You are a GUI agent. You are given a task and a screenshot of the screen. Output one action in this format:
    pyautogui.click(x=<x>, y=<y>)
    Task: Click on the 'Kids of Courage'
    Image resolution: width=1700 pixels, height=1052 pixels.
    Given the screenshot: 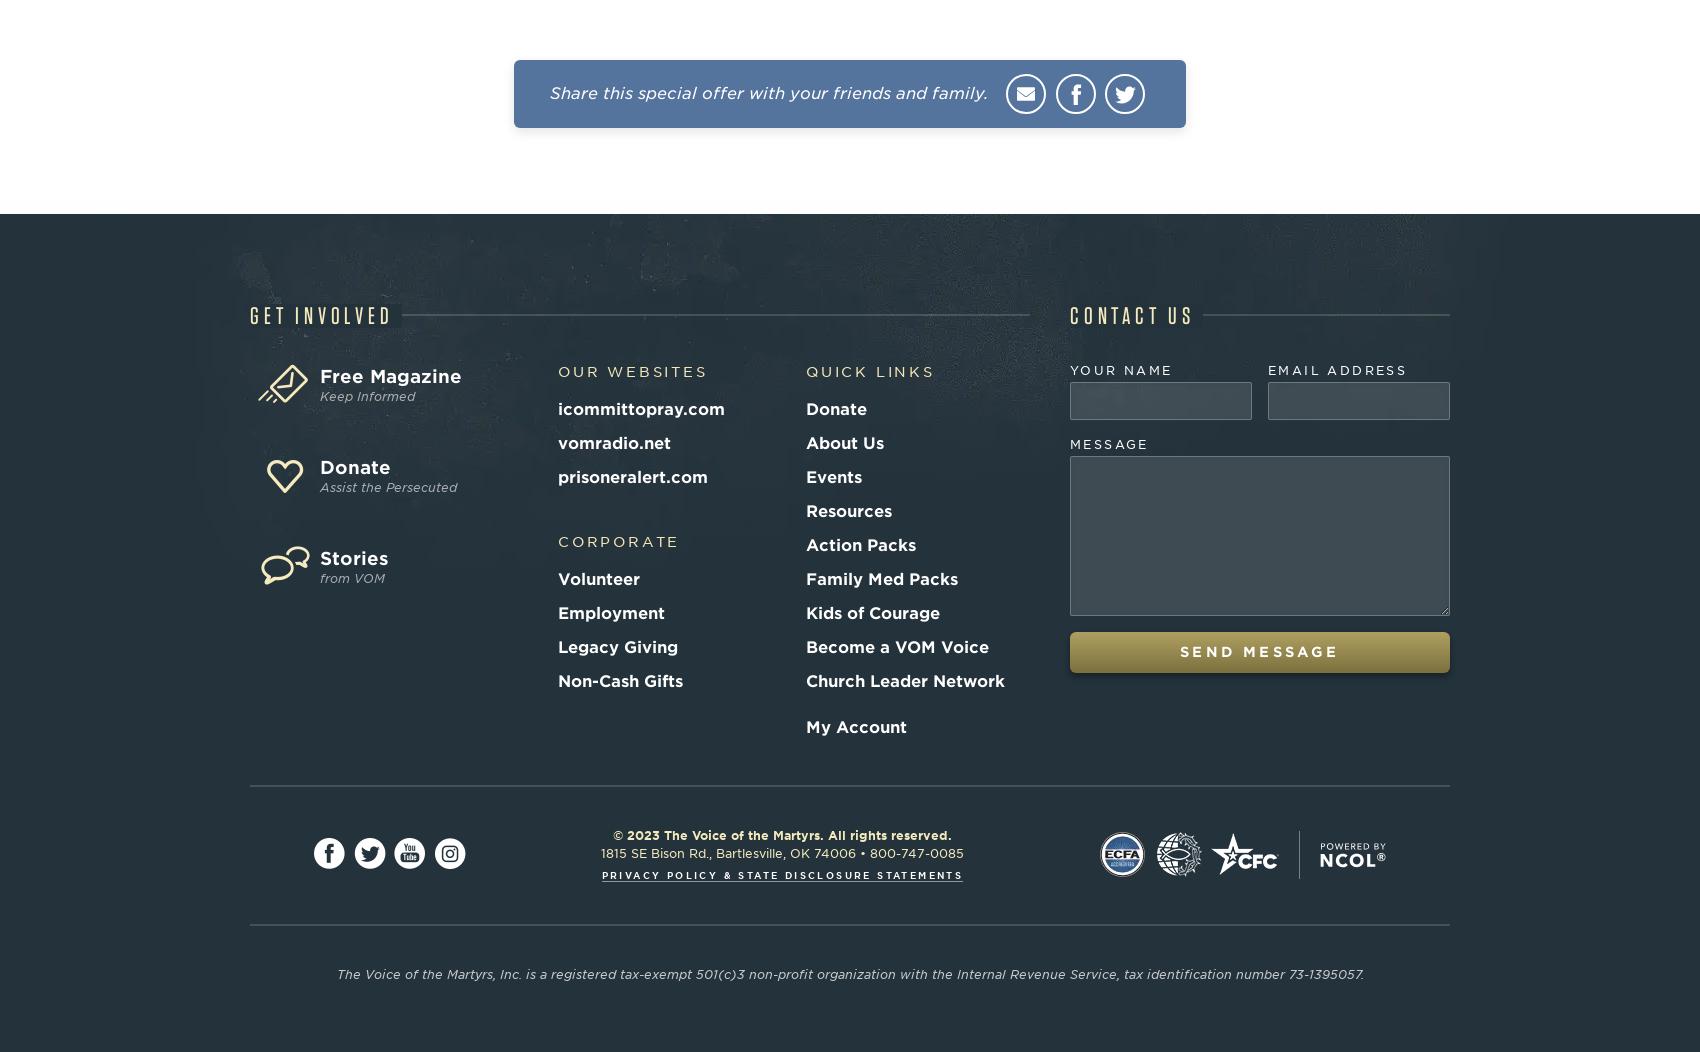 What is the action you would take?
    pyautogui.click(x=872, y=611)
    